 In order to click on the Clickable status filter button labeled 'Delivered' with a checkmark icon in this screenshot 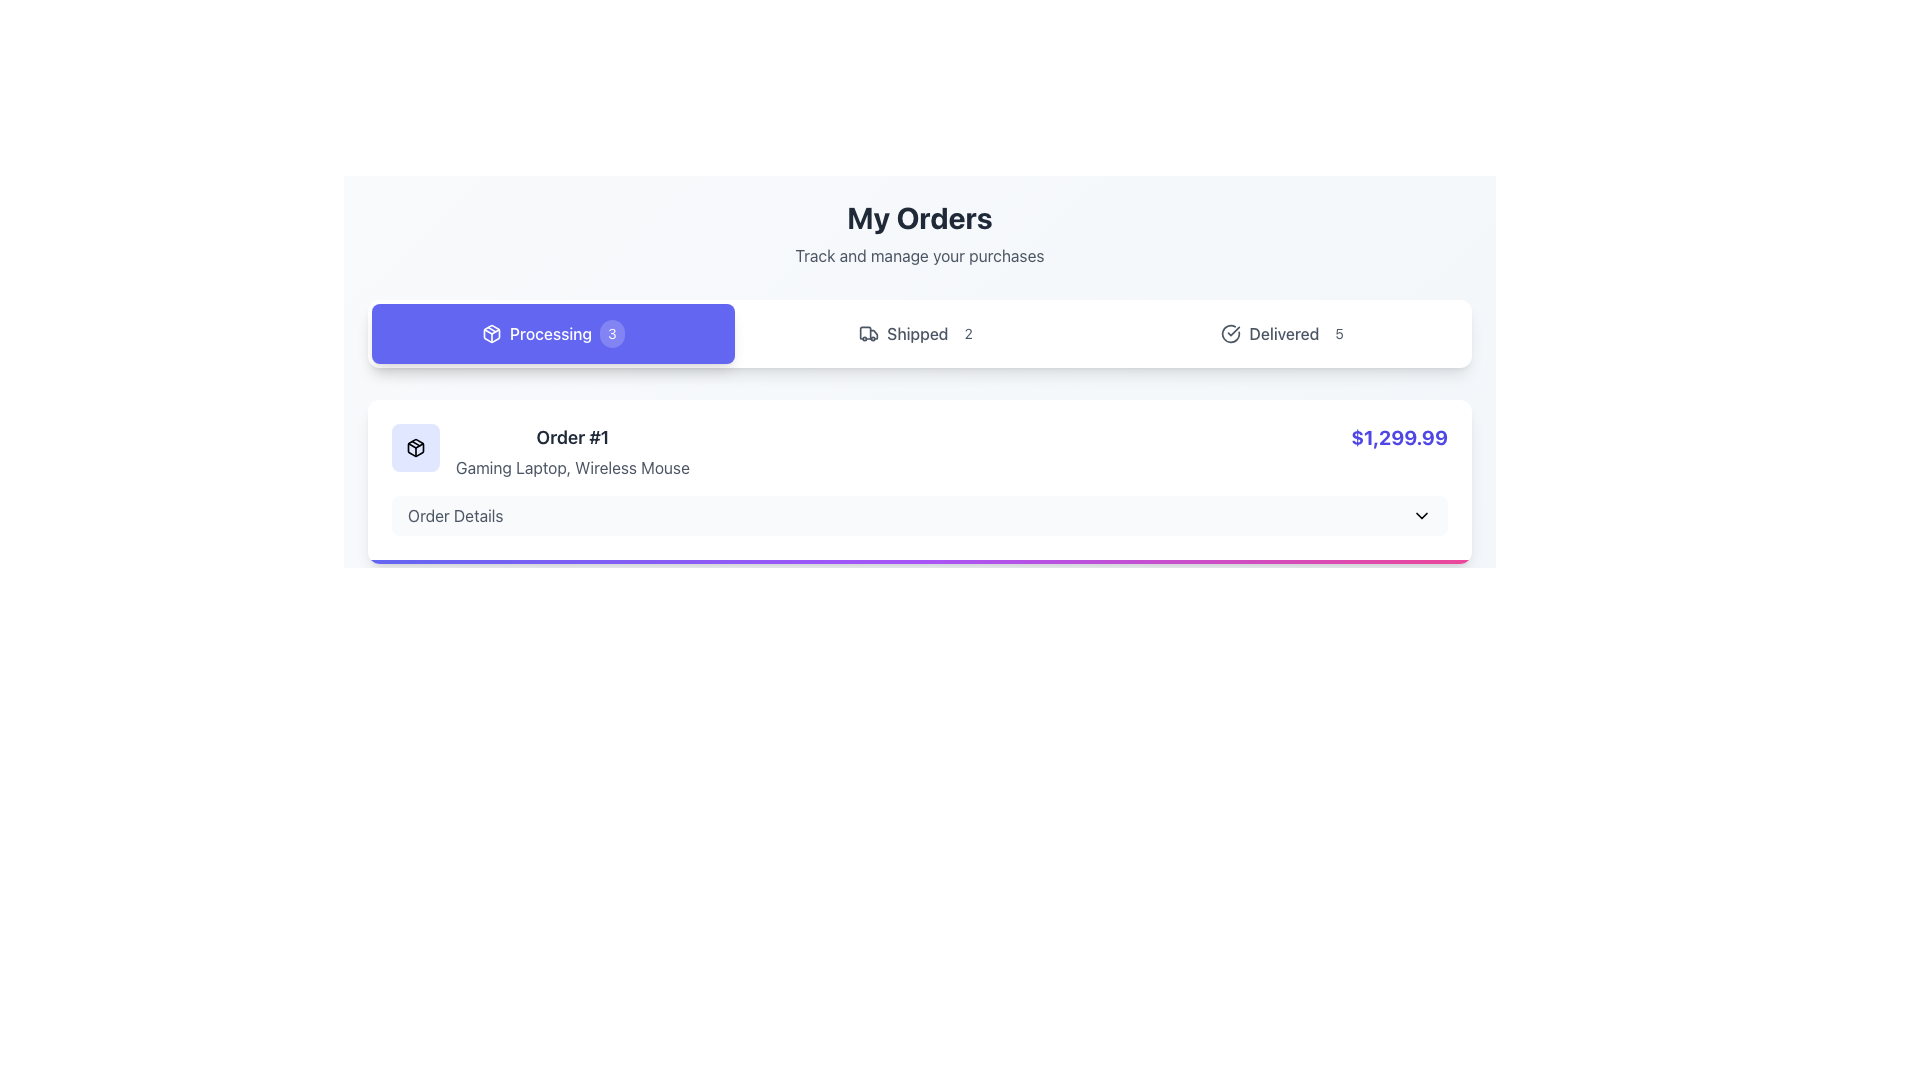, I will do `click(1286, 333)`.